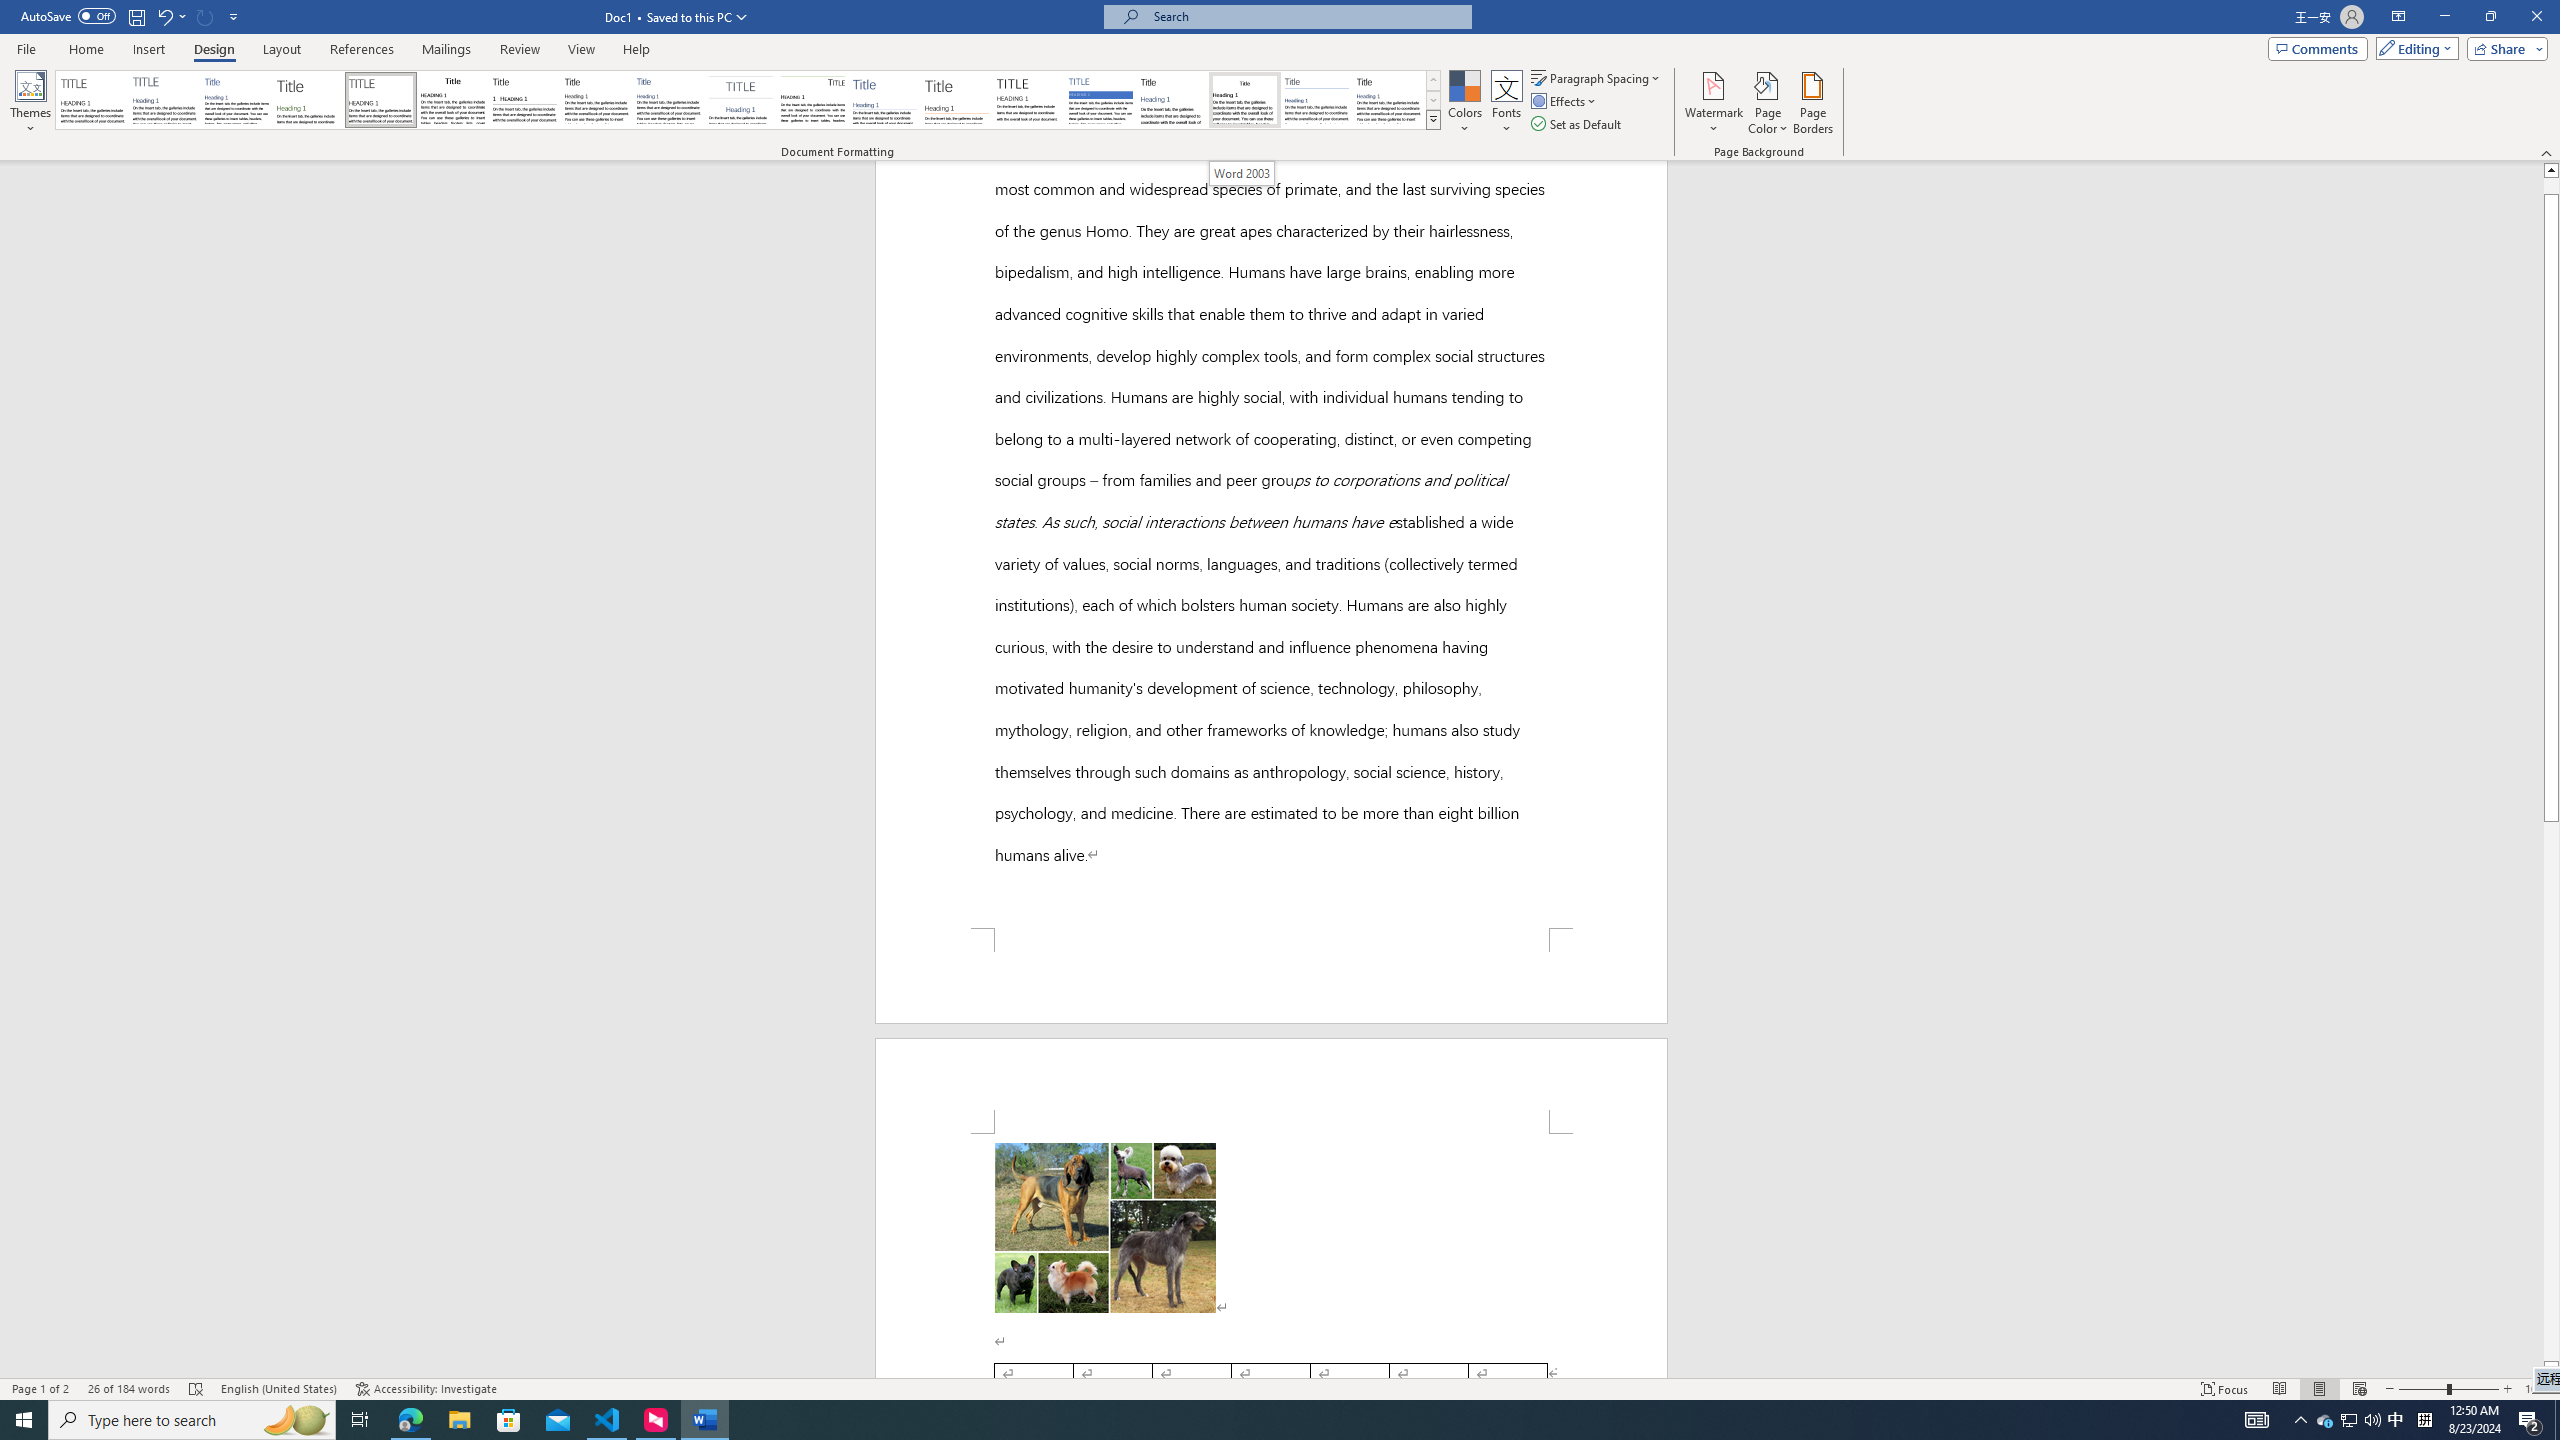 The image size is (2560, 1440). I want to click on 'Page Color', so click(1768, 103).